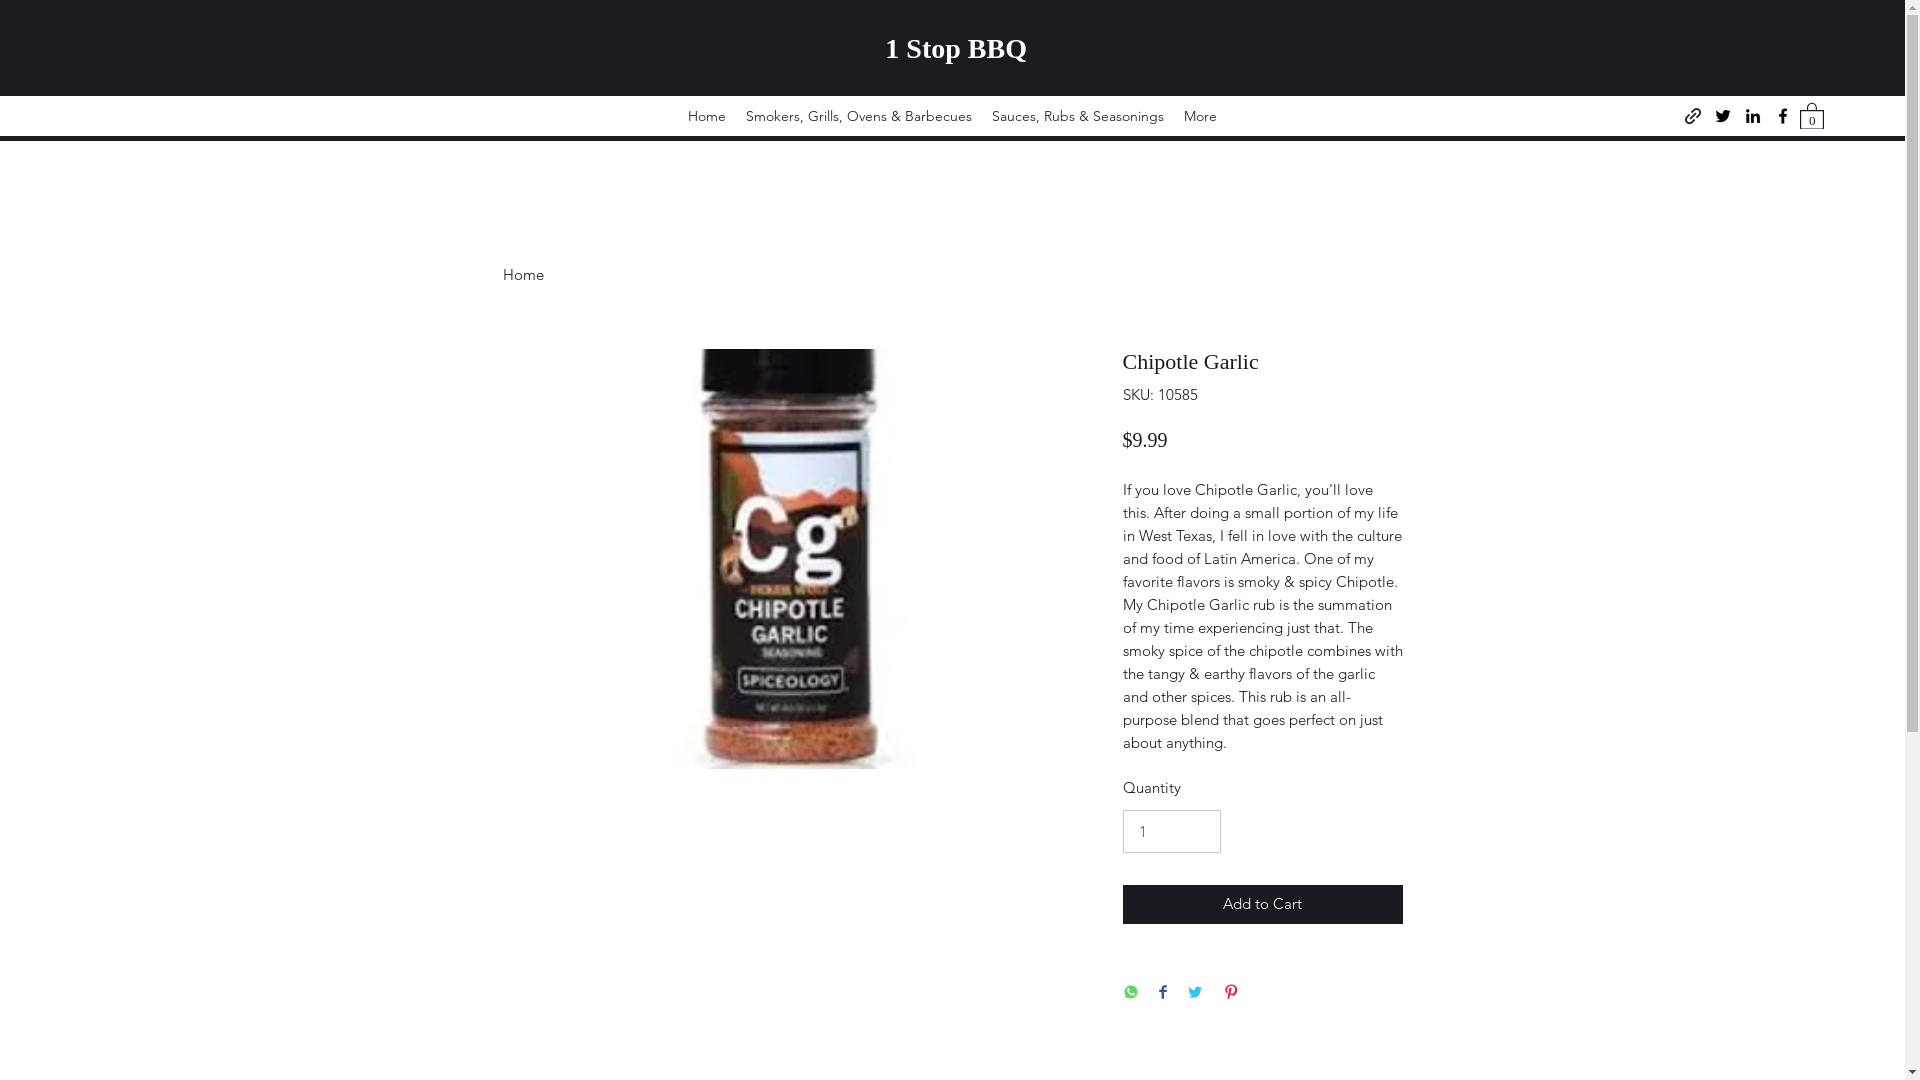 The width and height of the screenshot is (1920, 1080). Describe the element at coordinates (522, 273) in the screenshot. I see `'Home'` at that location.